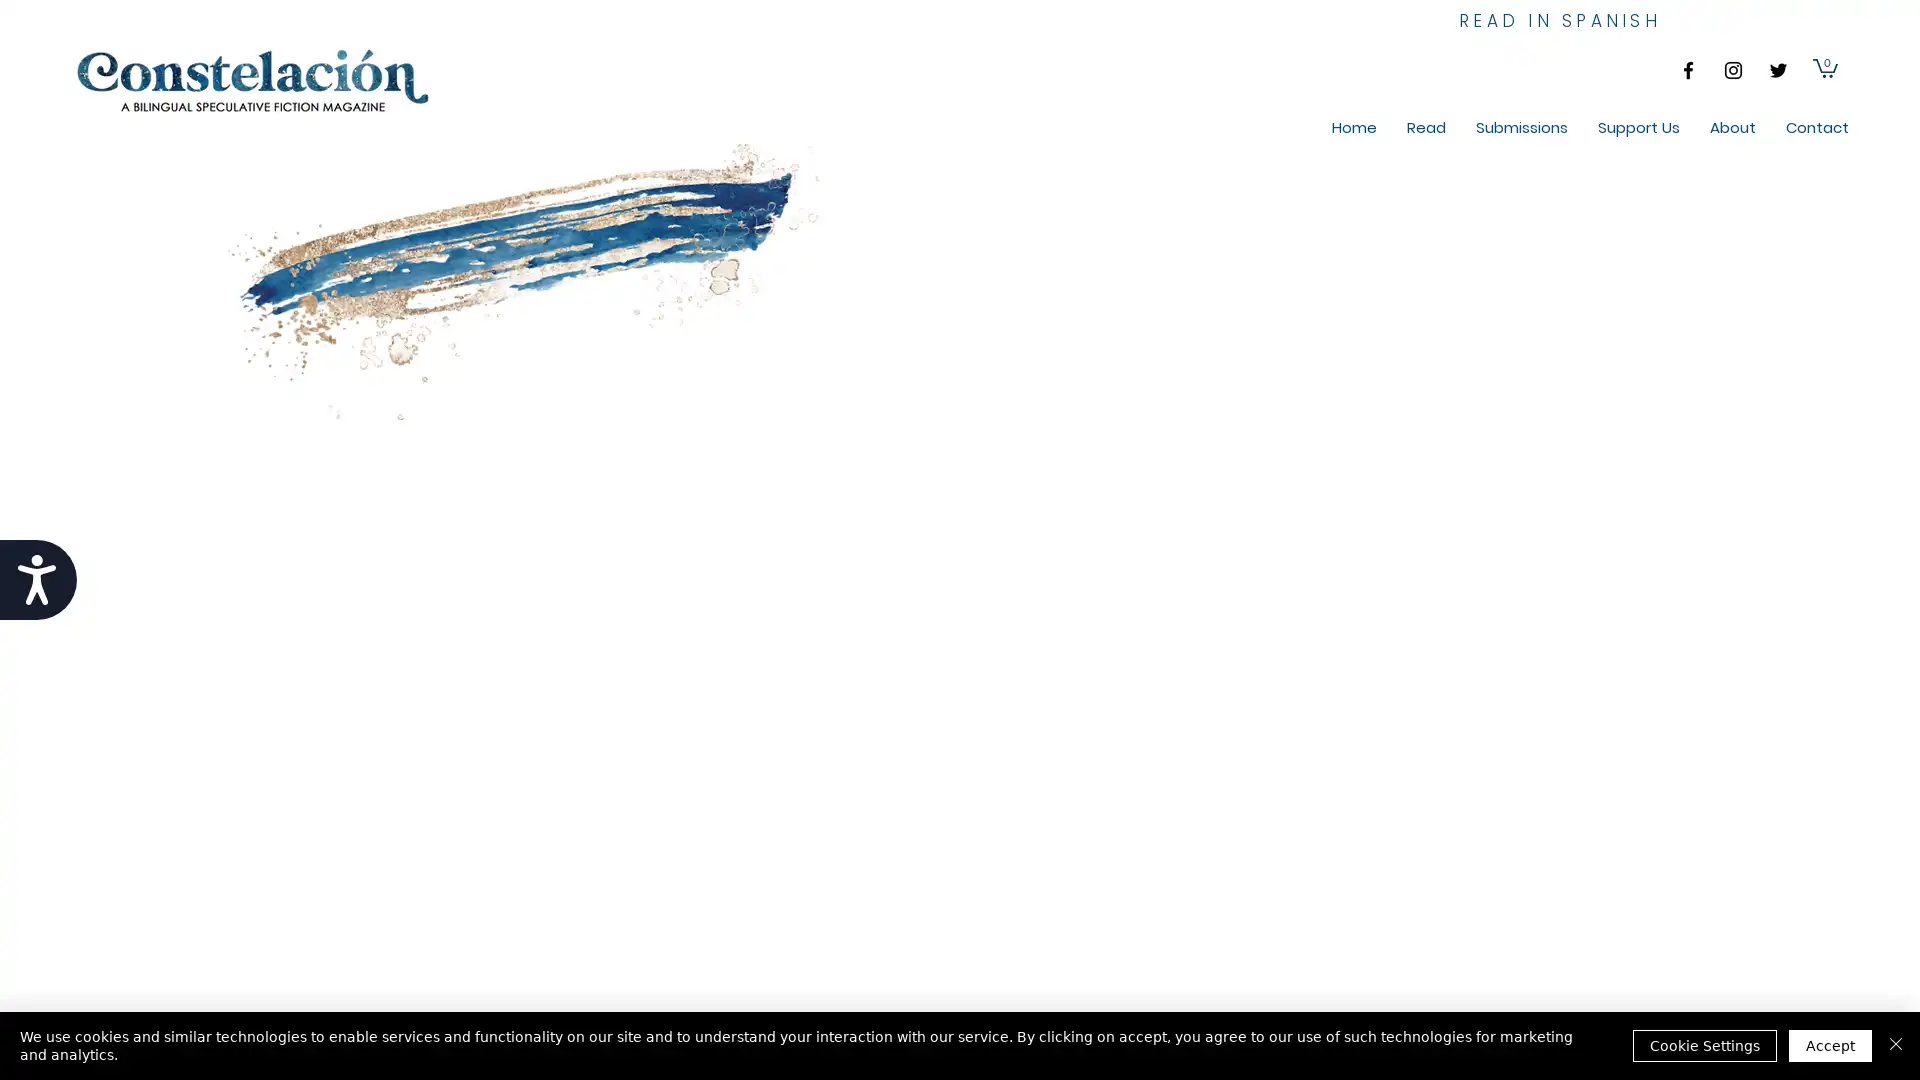 This screenshot has height=1080, width=1920. Describe the element at coordinates (1703, 1044) in the screenshot. I see `Cookie Settings` at that location.